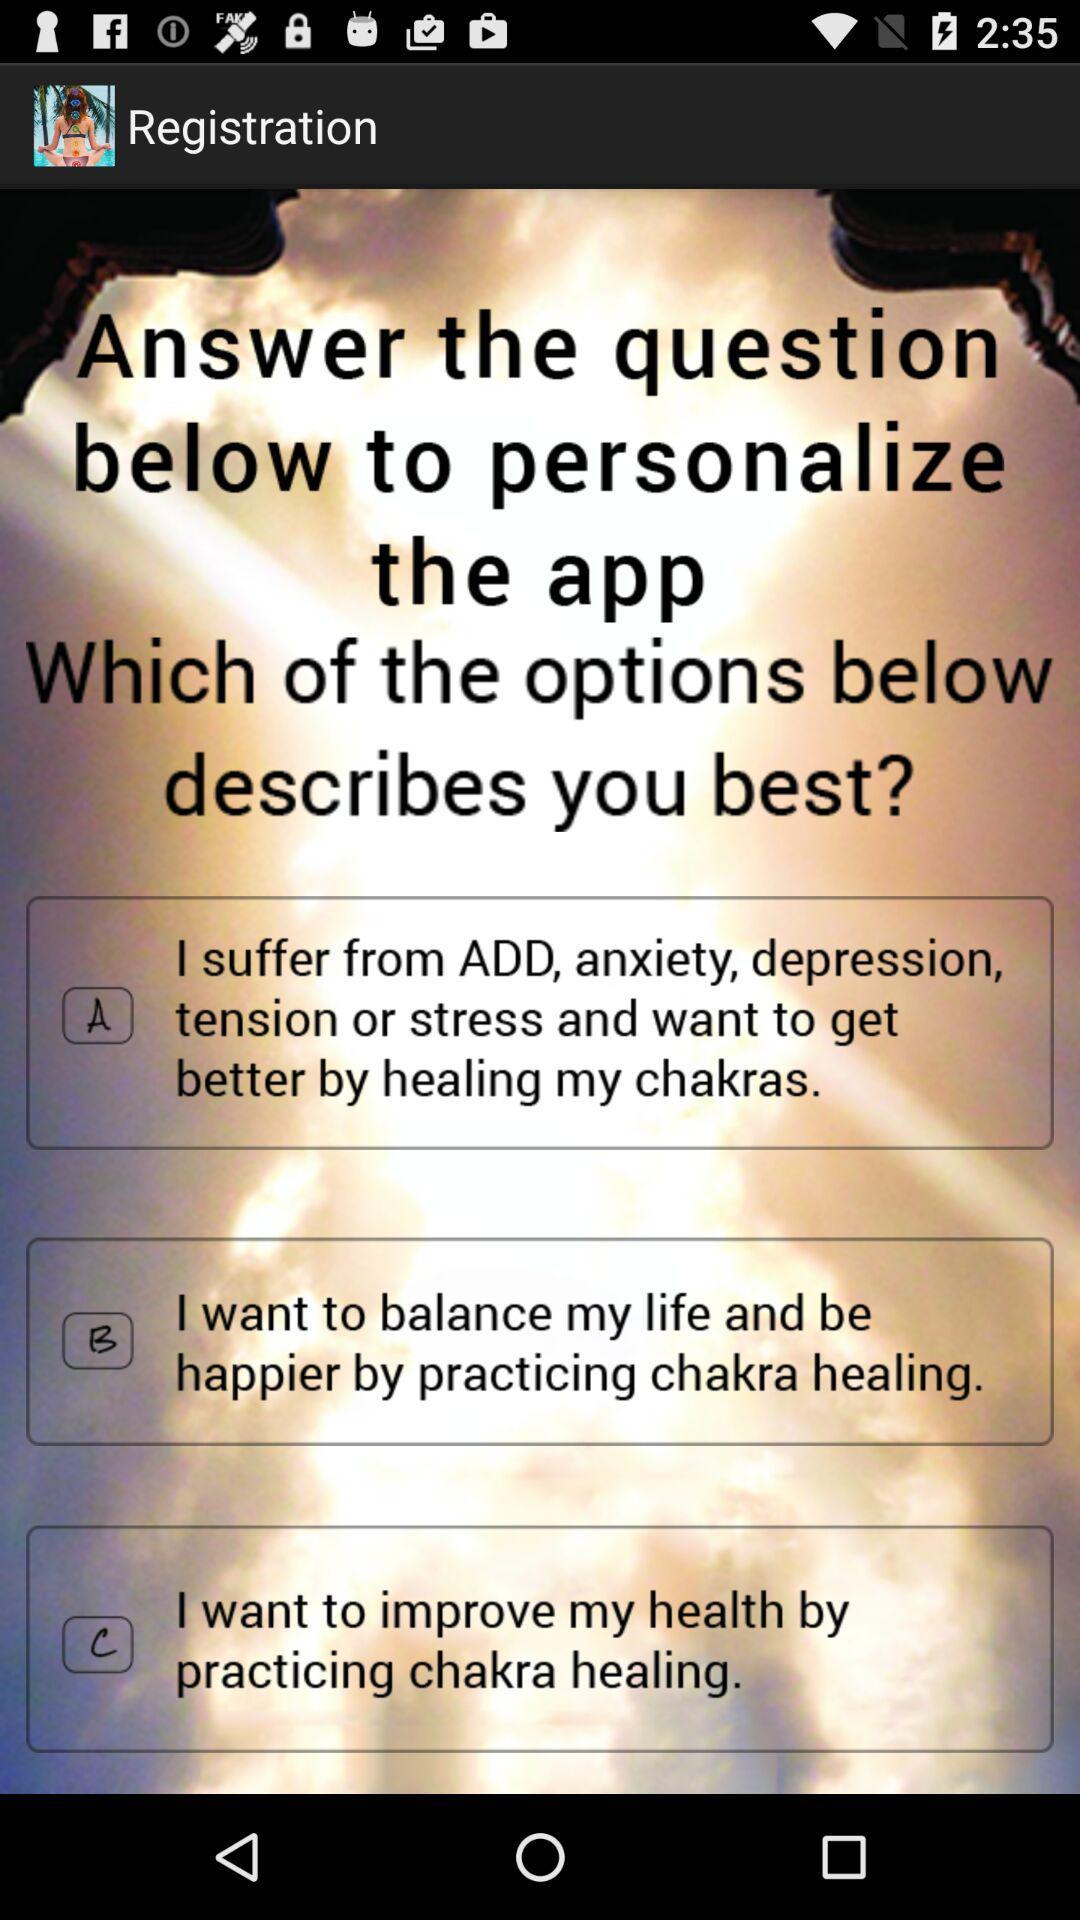  I want to click on improve my health option, so click(540, 1639).